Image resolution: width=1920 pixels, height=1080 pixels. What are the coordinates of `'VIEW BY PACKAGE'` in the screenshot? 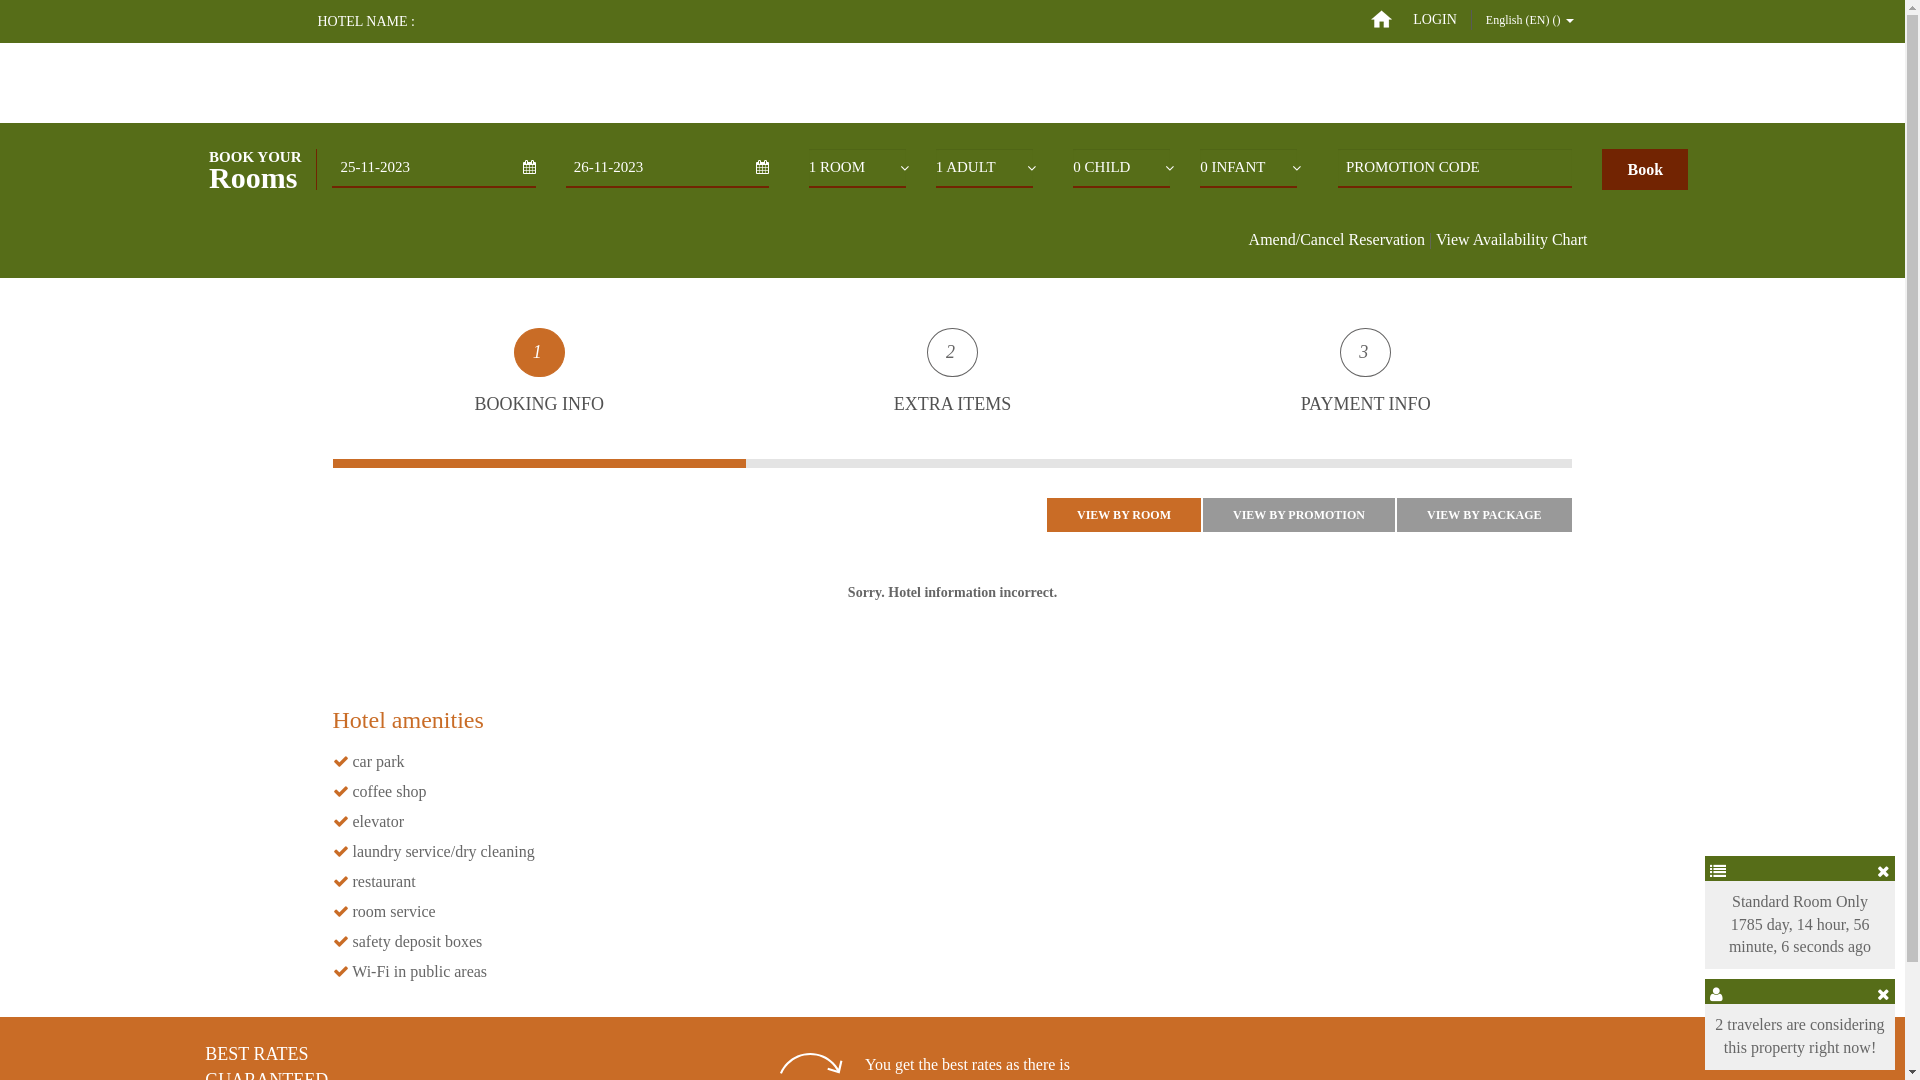 It's located at (1483, 514).